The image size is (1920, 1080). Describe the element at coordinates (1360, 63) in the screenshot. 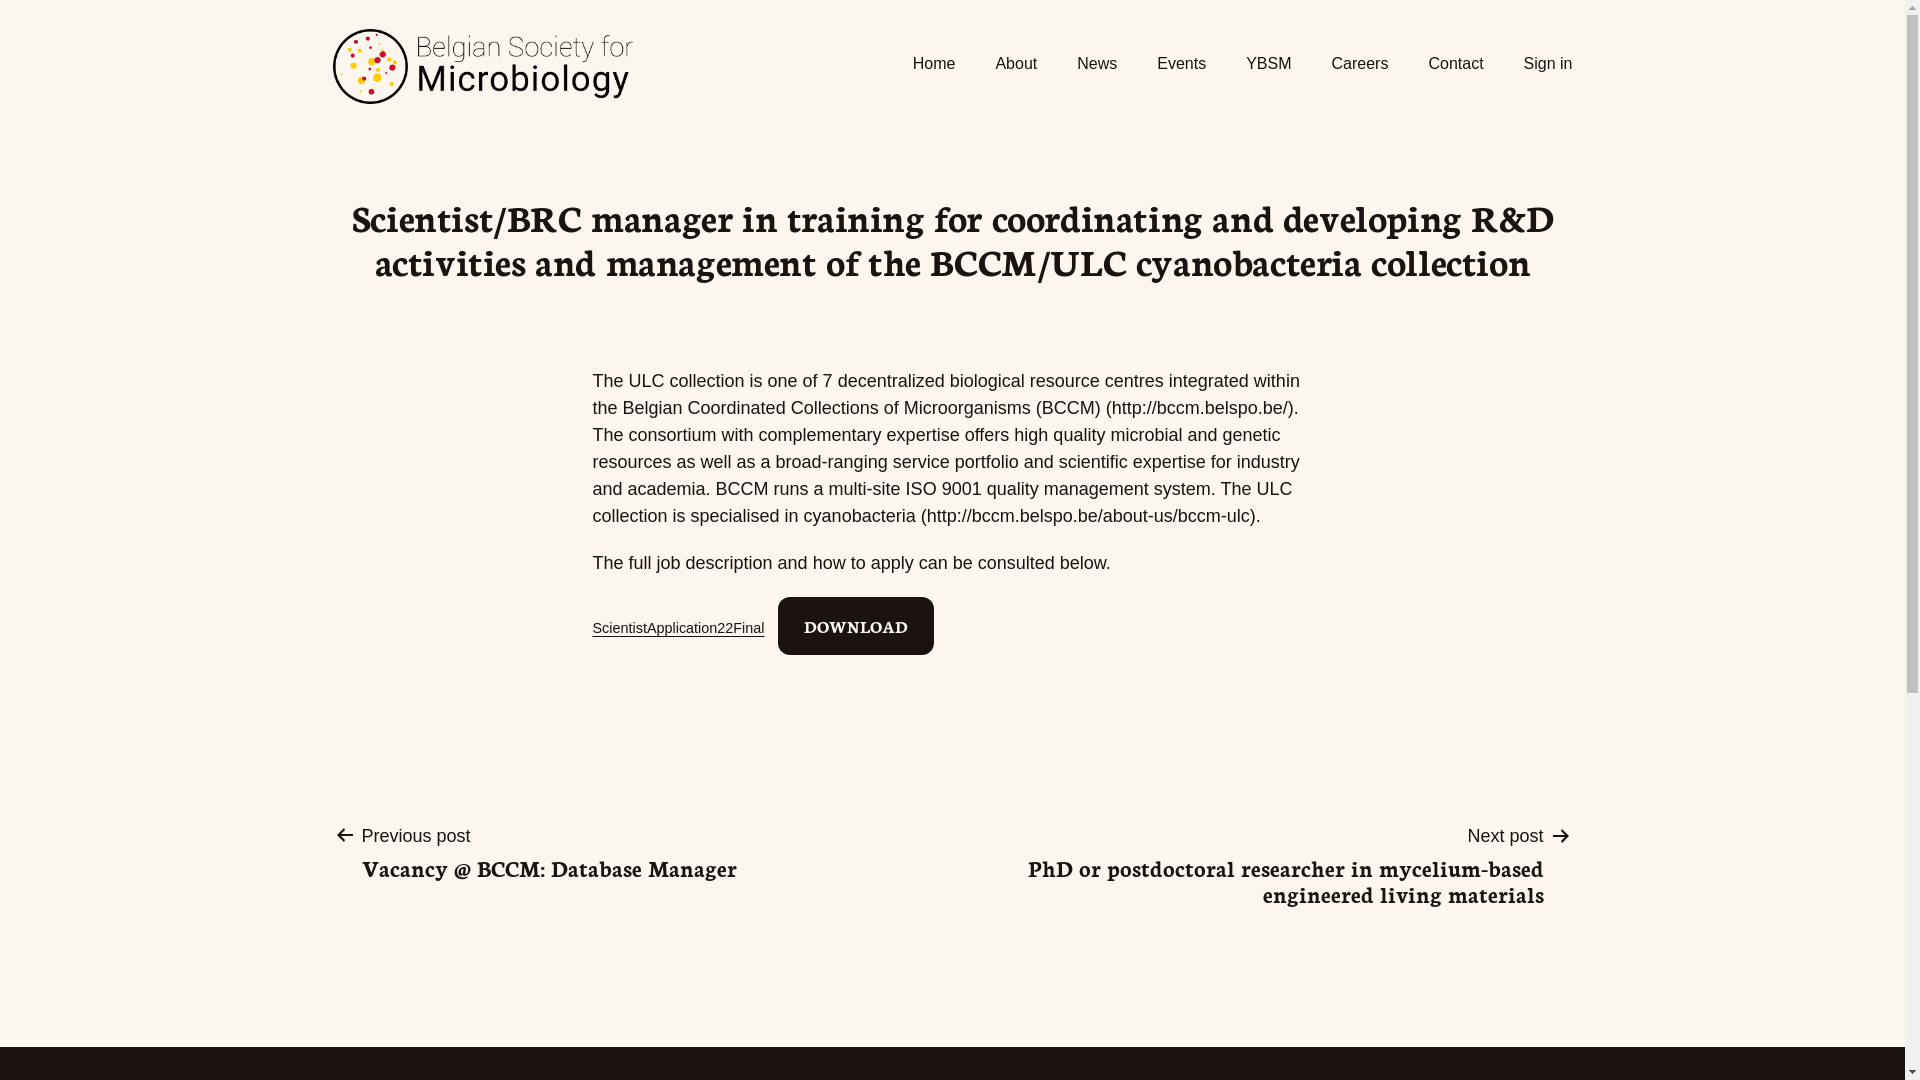

I see `'Careers'` at that location.